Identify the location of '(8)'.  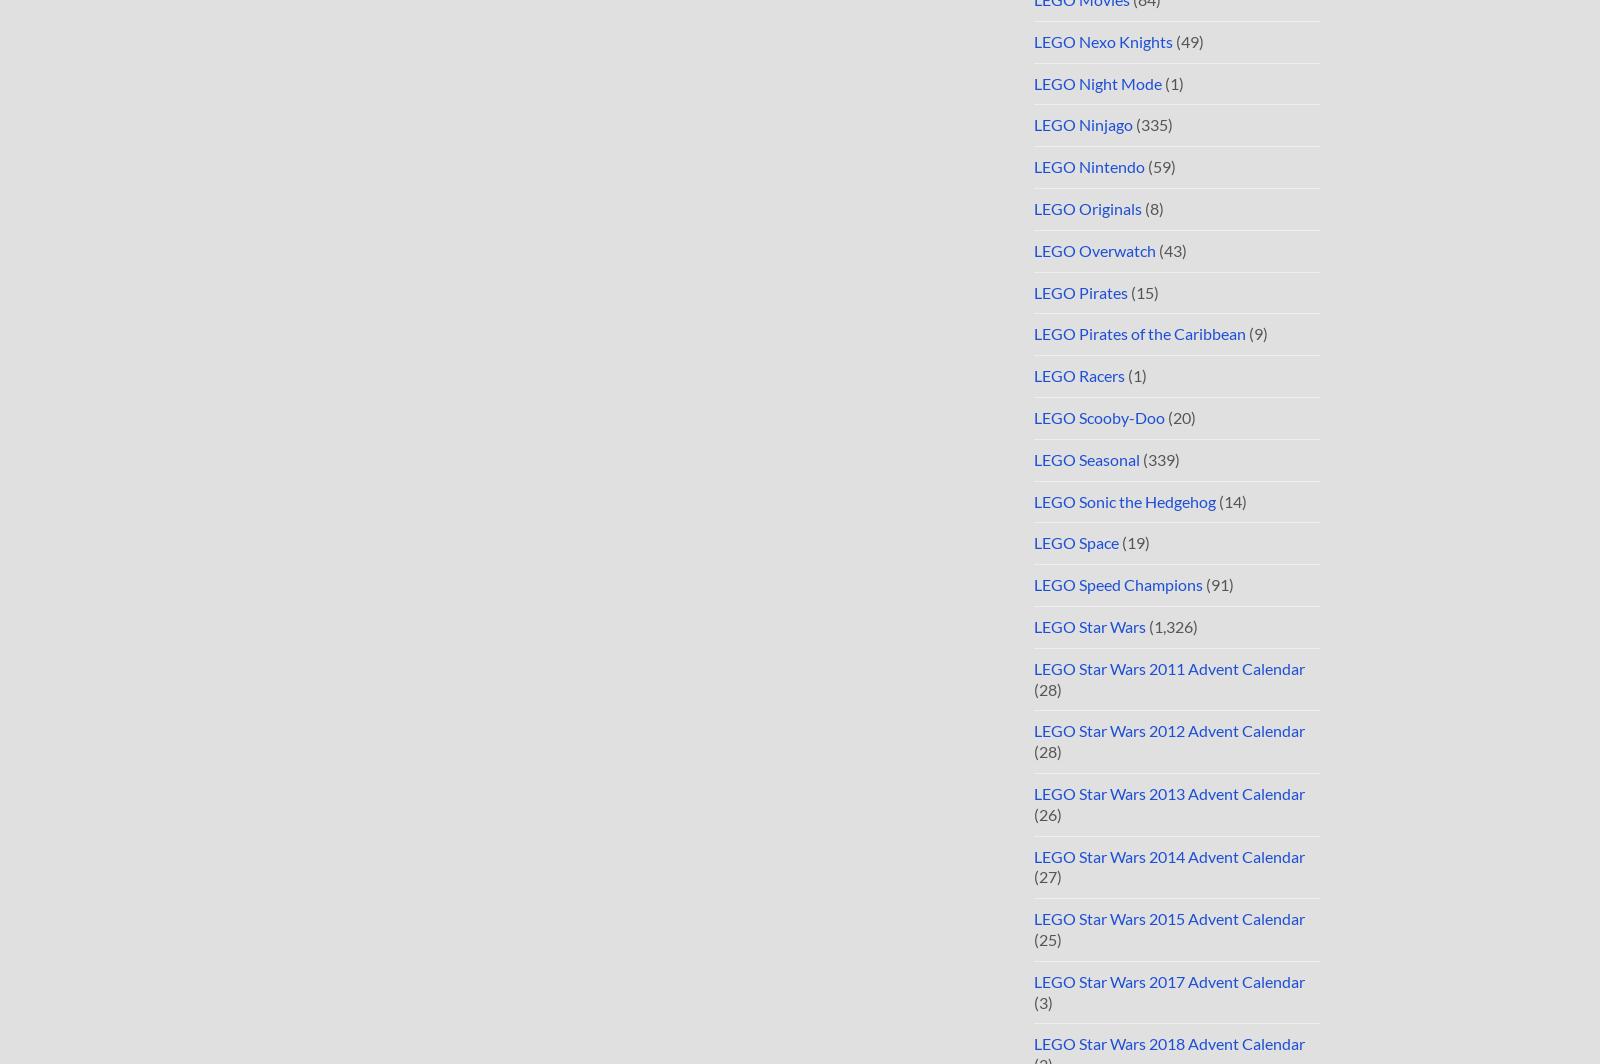
(1152, 208).